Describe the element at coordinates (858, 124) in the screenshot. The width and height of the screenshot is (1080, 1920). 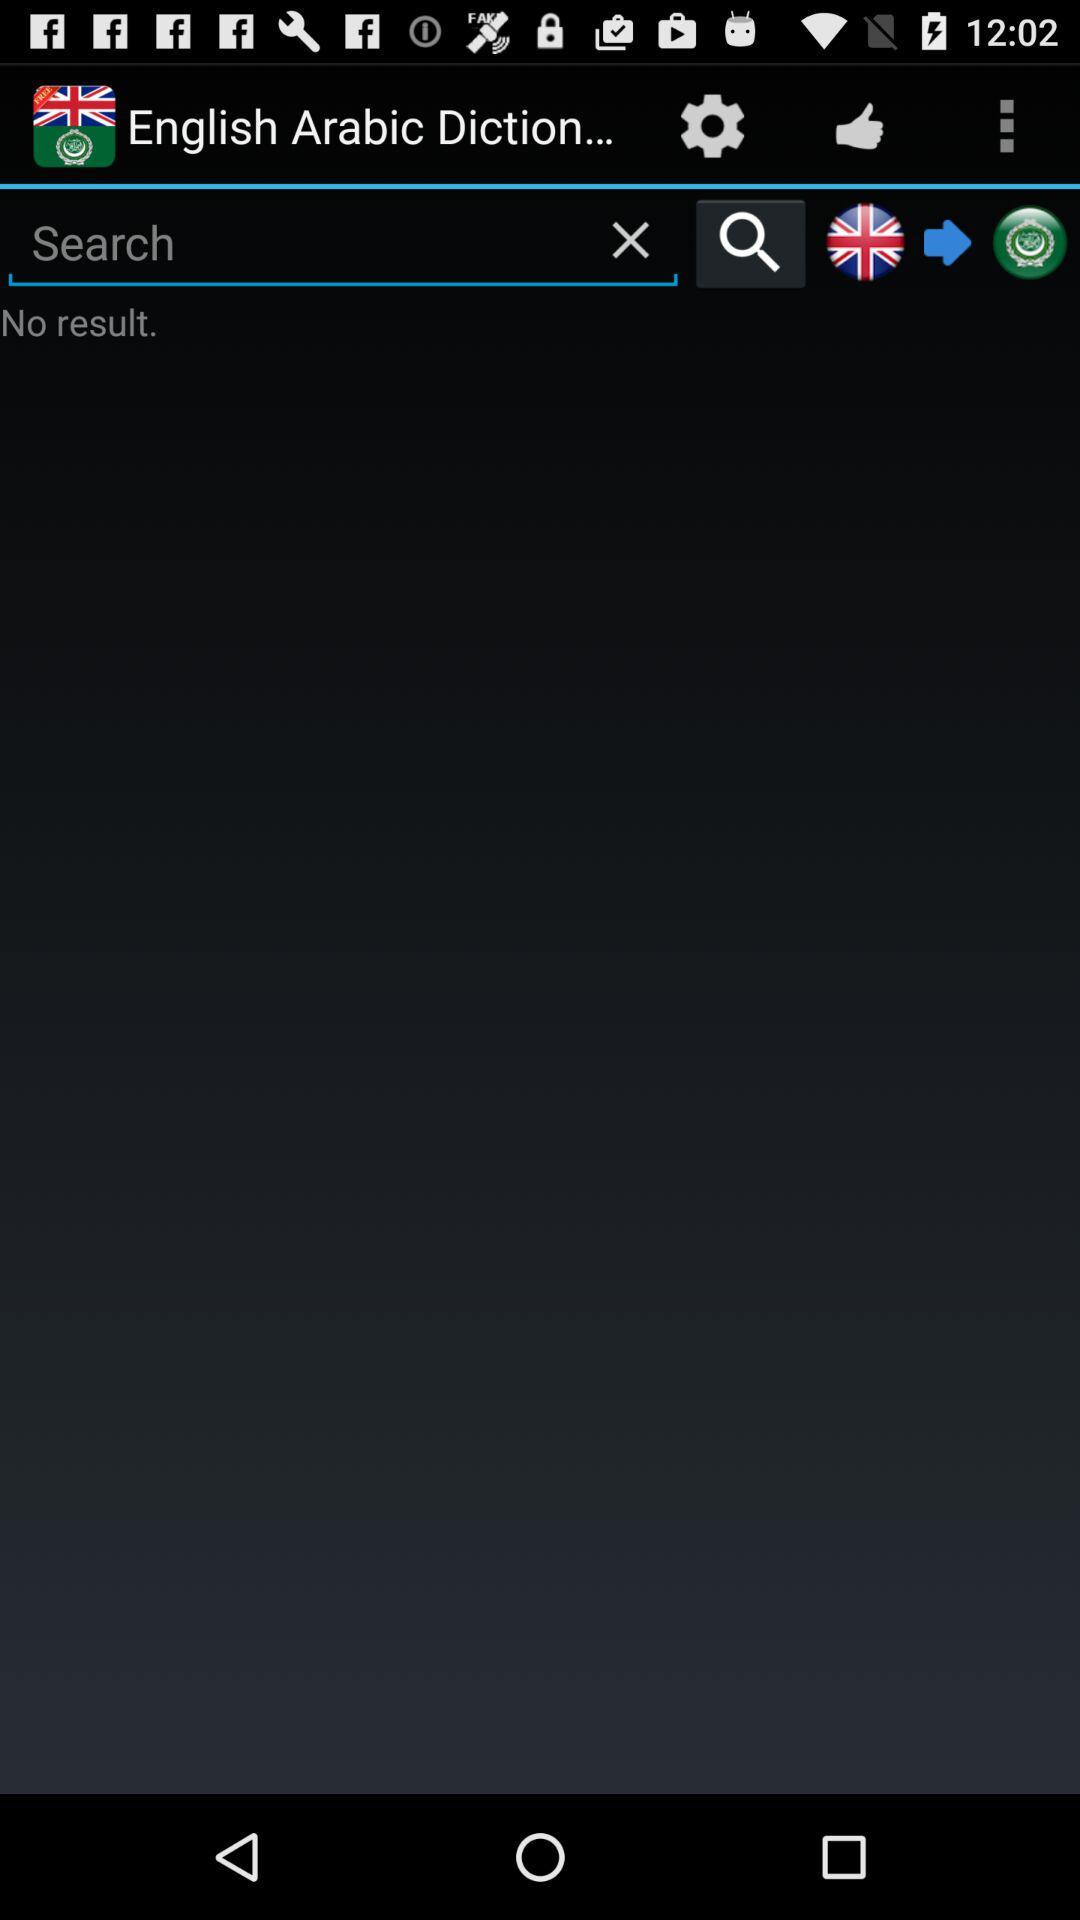
I see `the thumb icon right side to the settings icon on the top of the web page` at that location.